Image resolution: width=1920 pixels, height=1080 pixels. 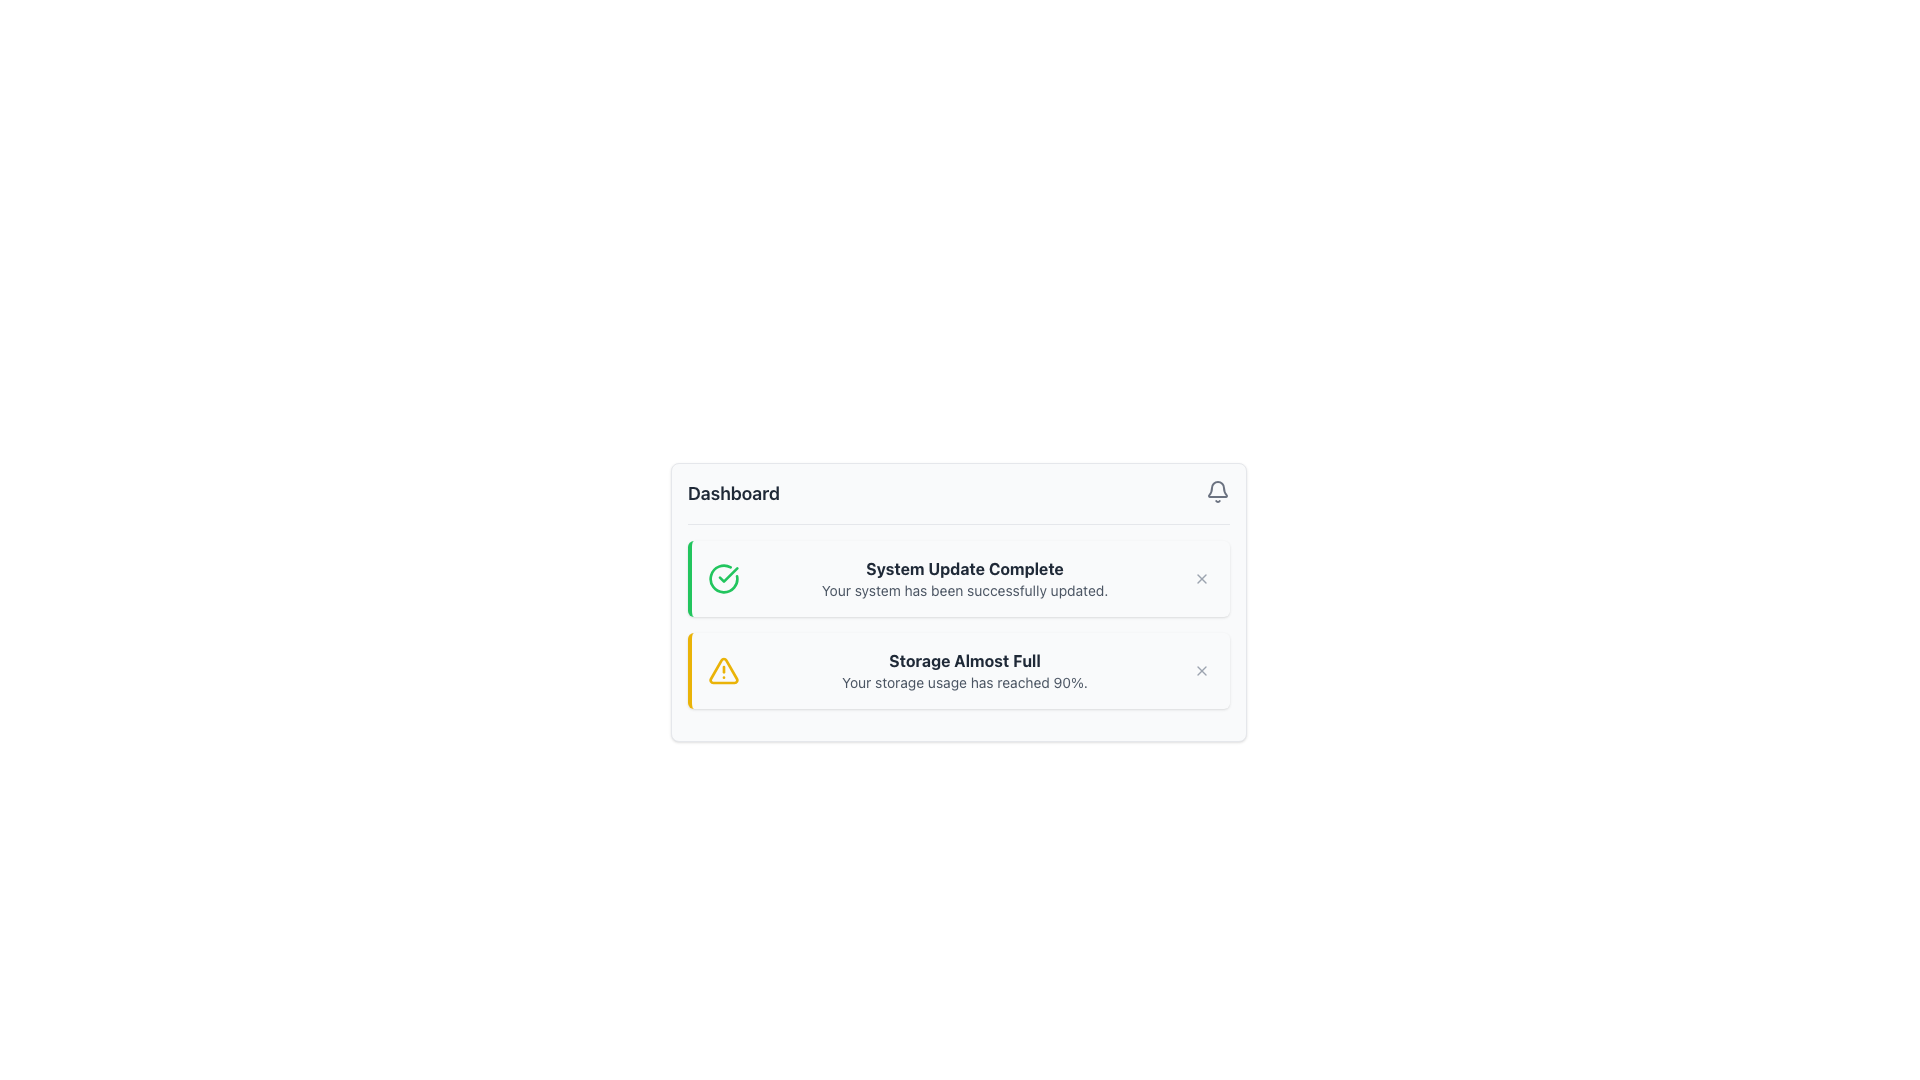 What do you see at coordinates (727, 574) in the screenshot?
I see `the green checkmark icon, which indicates success or completion, located in the left part of the notification card on the dashboard interface` at bounding box center [727, 574].